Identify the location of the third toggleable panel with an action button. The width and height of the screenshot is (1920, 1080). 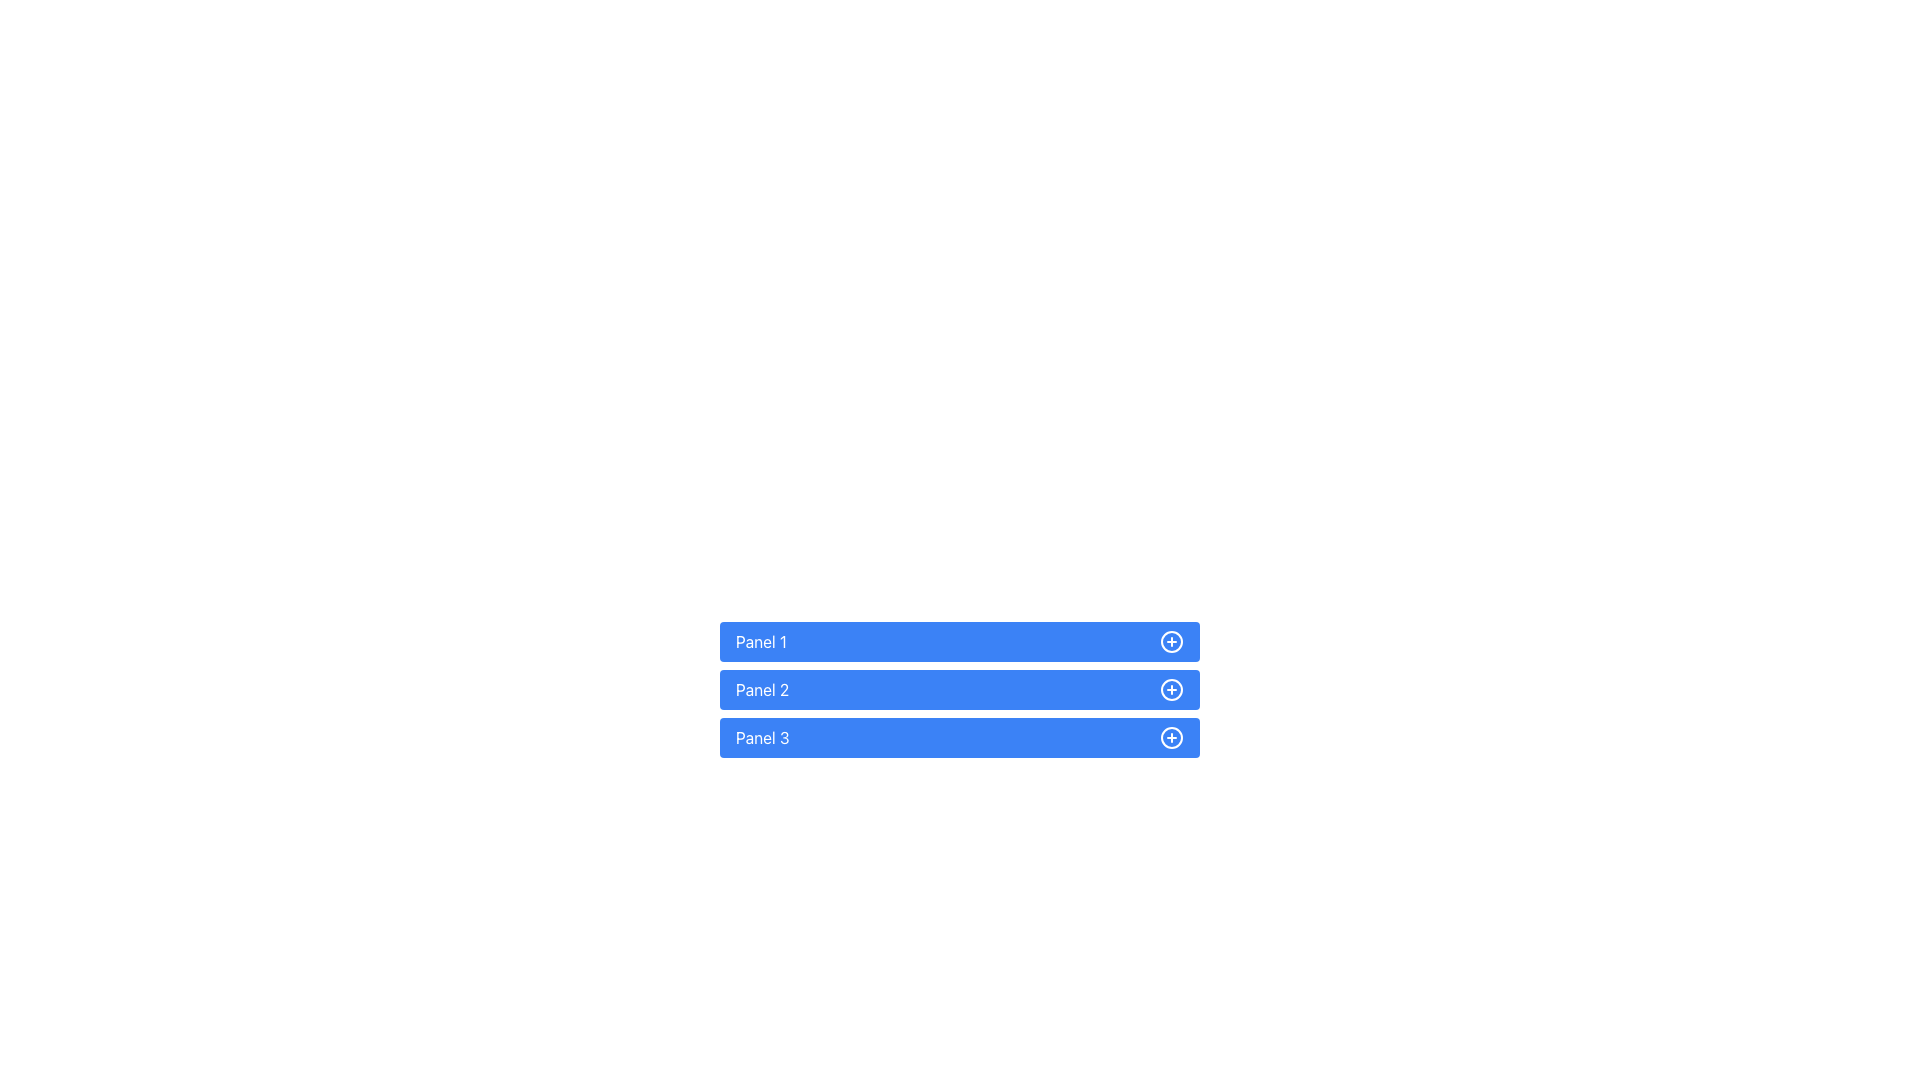
(960, 737).